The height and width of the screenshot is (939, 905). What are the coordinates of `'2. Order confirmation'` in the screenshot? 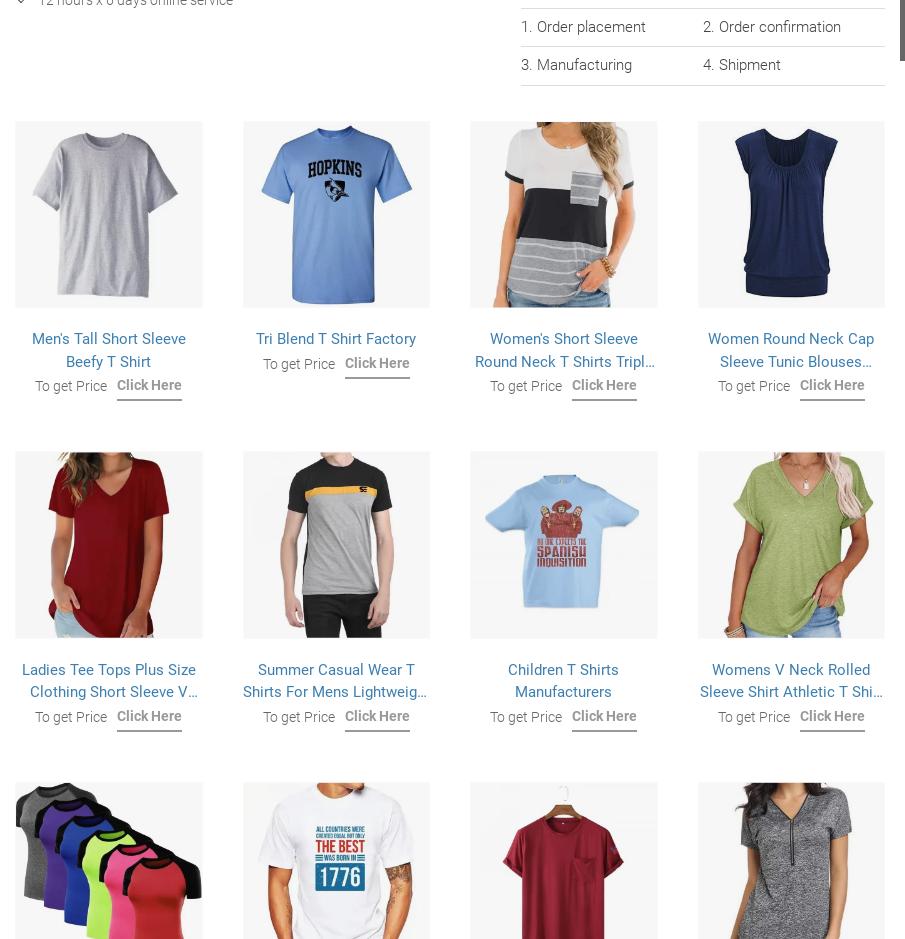 It's located at (770, 26).